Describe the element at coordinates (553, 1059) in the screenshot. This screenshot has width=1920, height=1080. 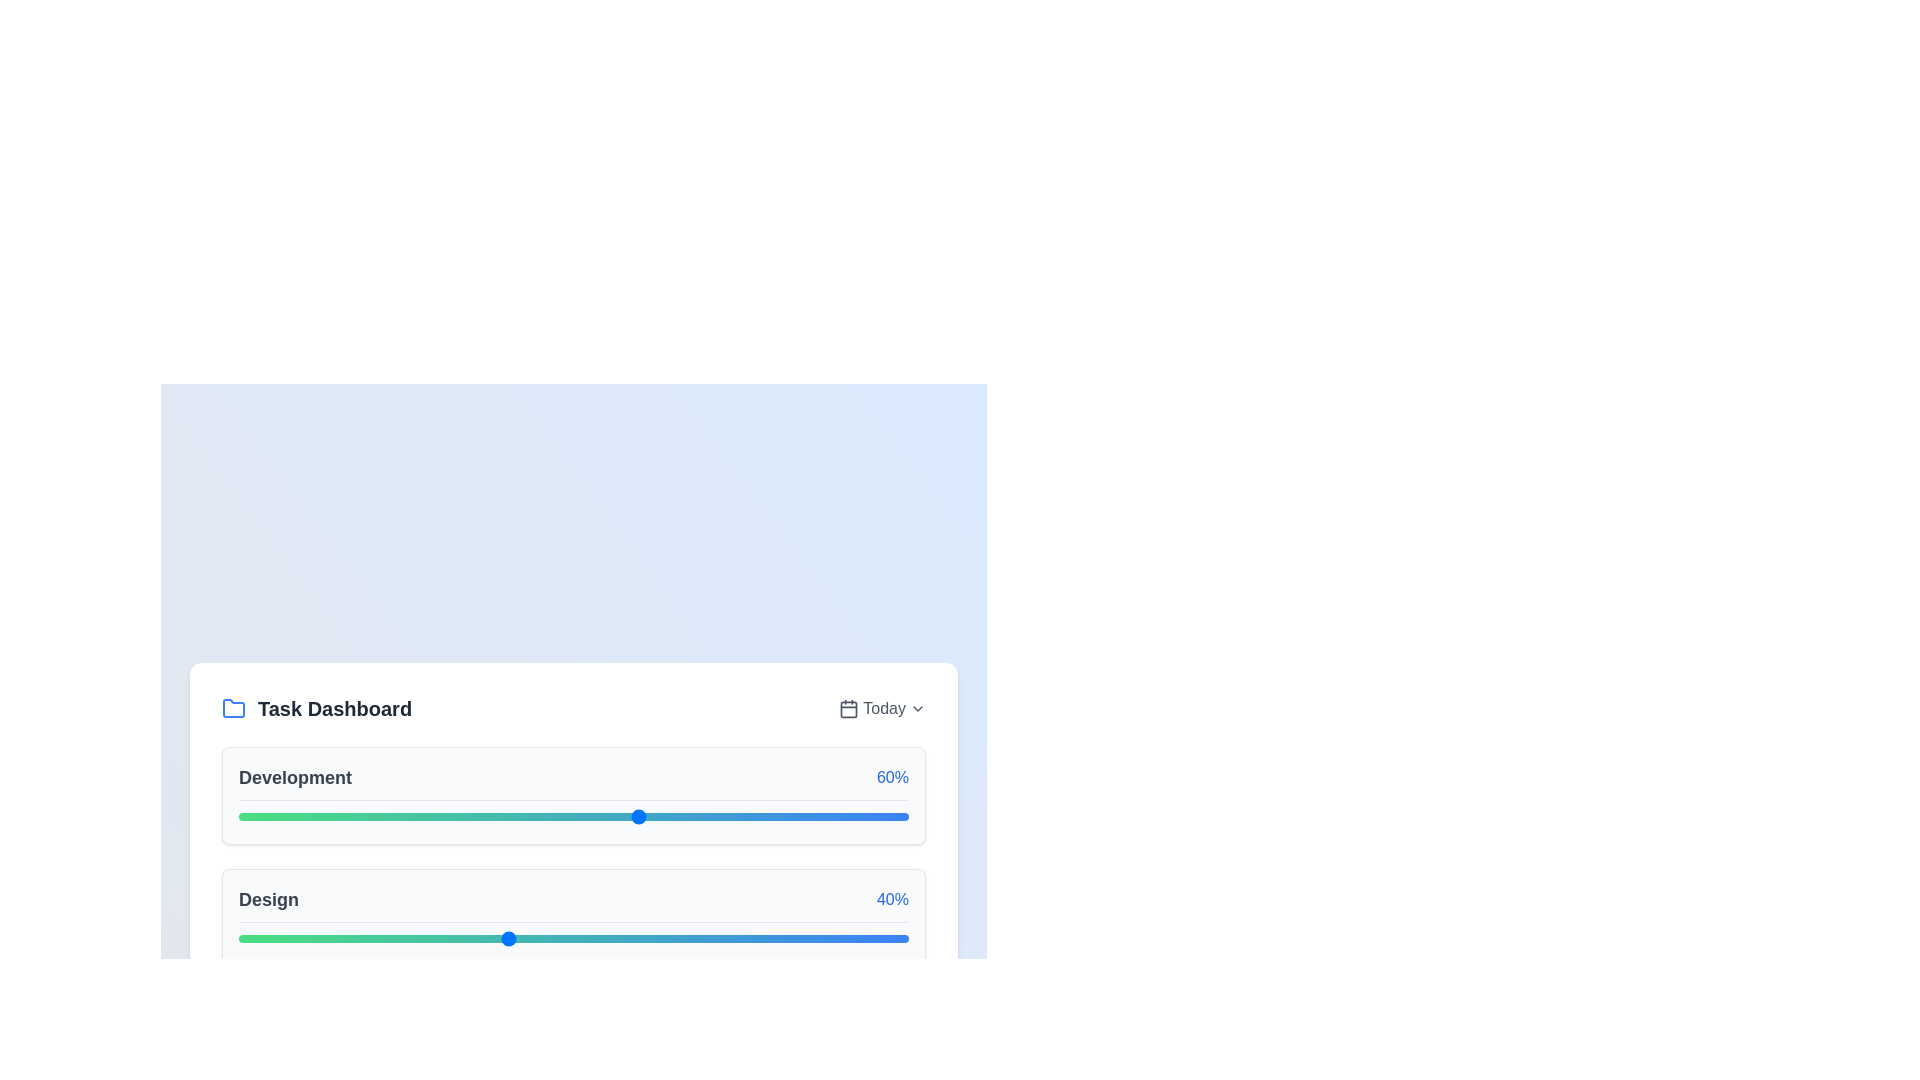
I see `the slider value` at that location.